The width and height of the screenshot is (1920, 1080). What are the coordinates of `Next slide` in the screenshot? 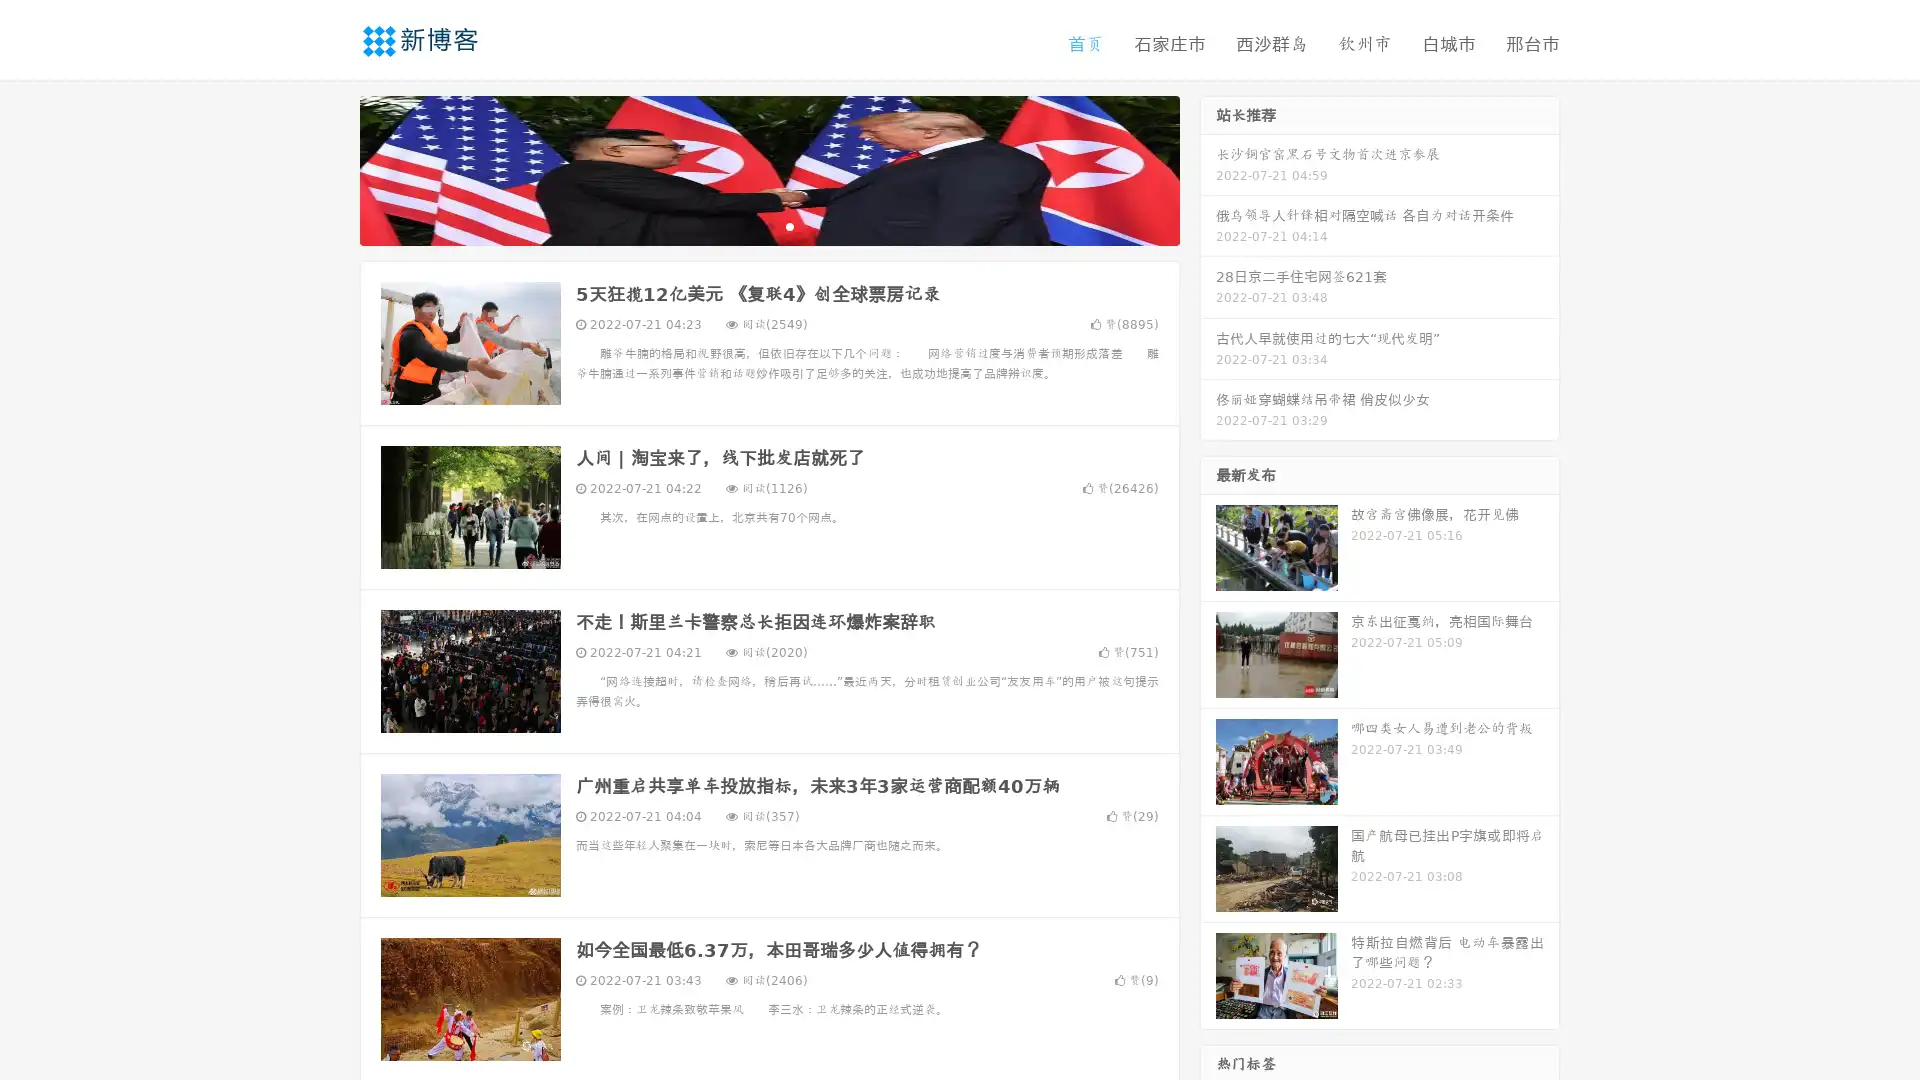 It's located at (1208, 168).